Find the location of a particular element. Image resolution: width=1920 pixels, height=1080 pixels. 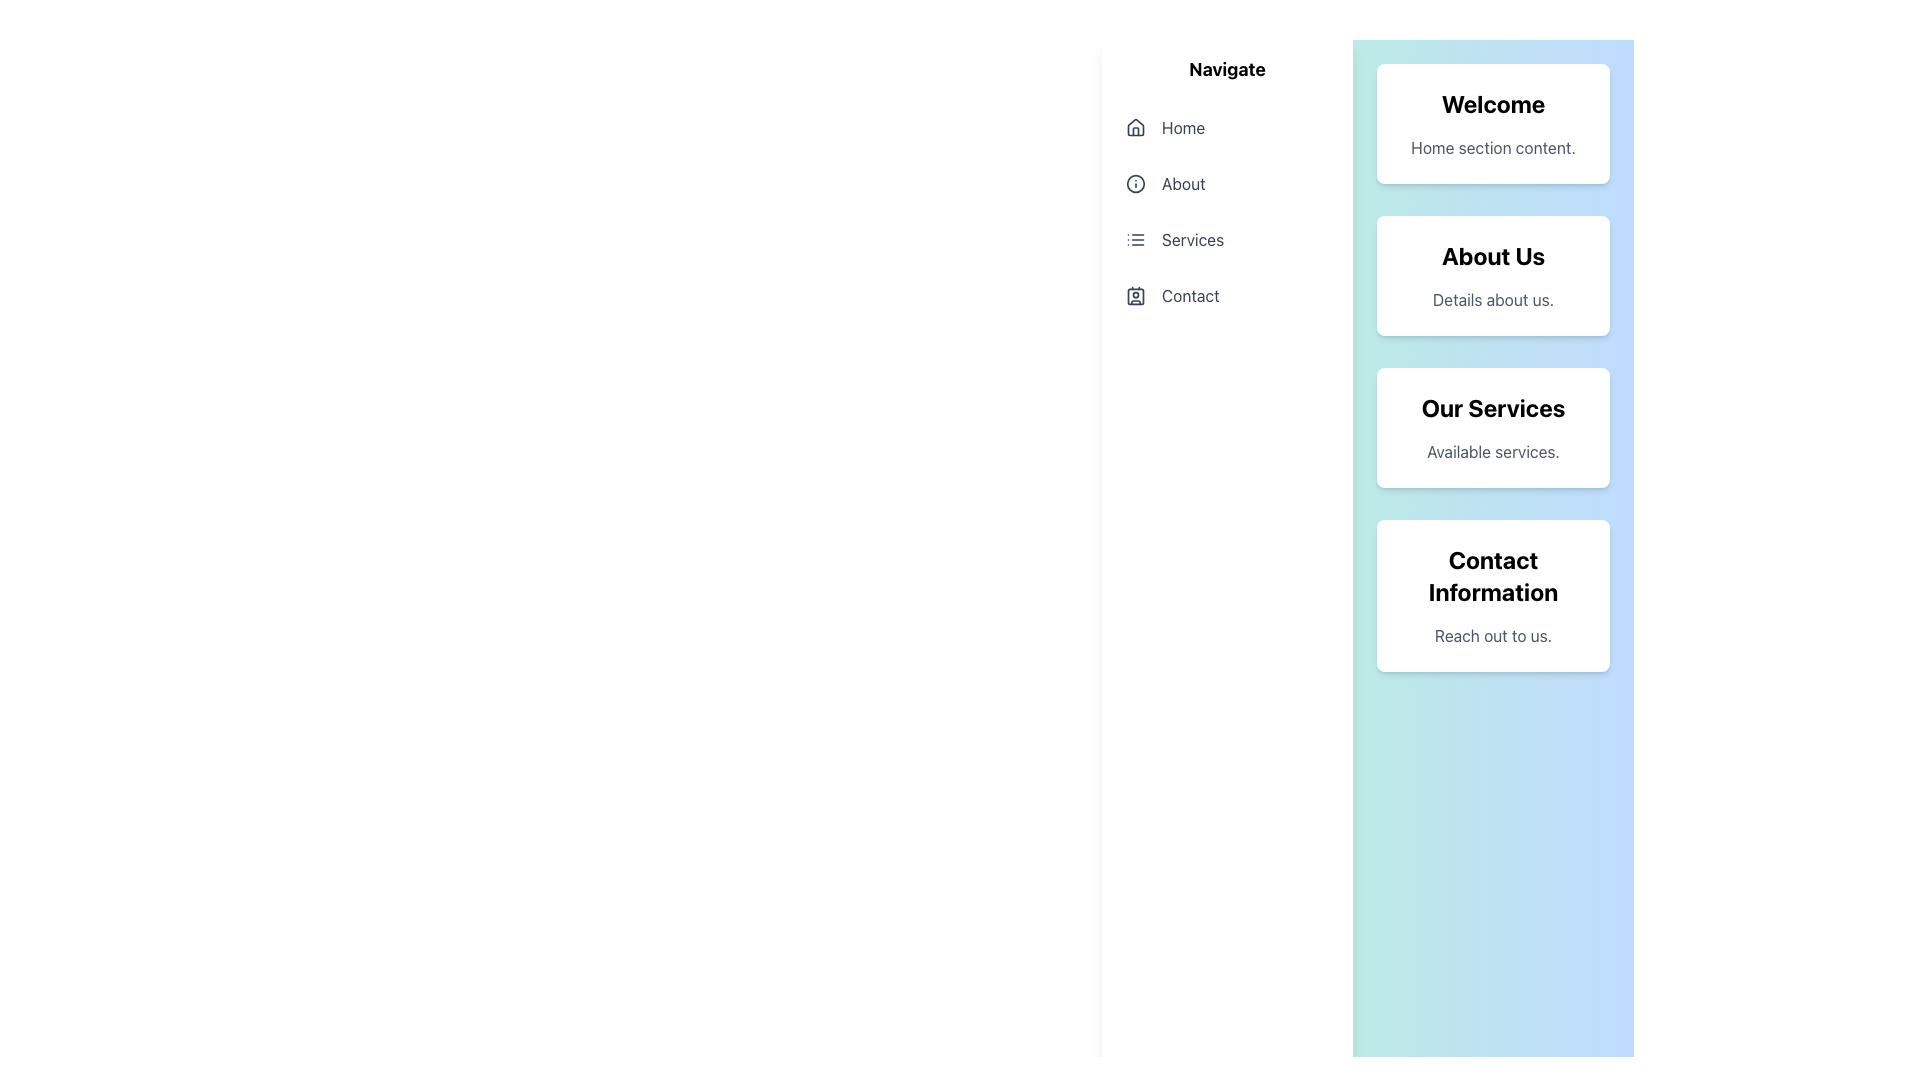

the 'Contact' link in the sidebar menu is located at coordinates (1226, 296).